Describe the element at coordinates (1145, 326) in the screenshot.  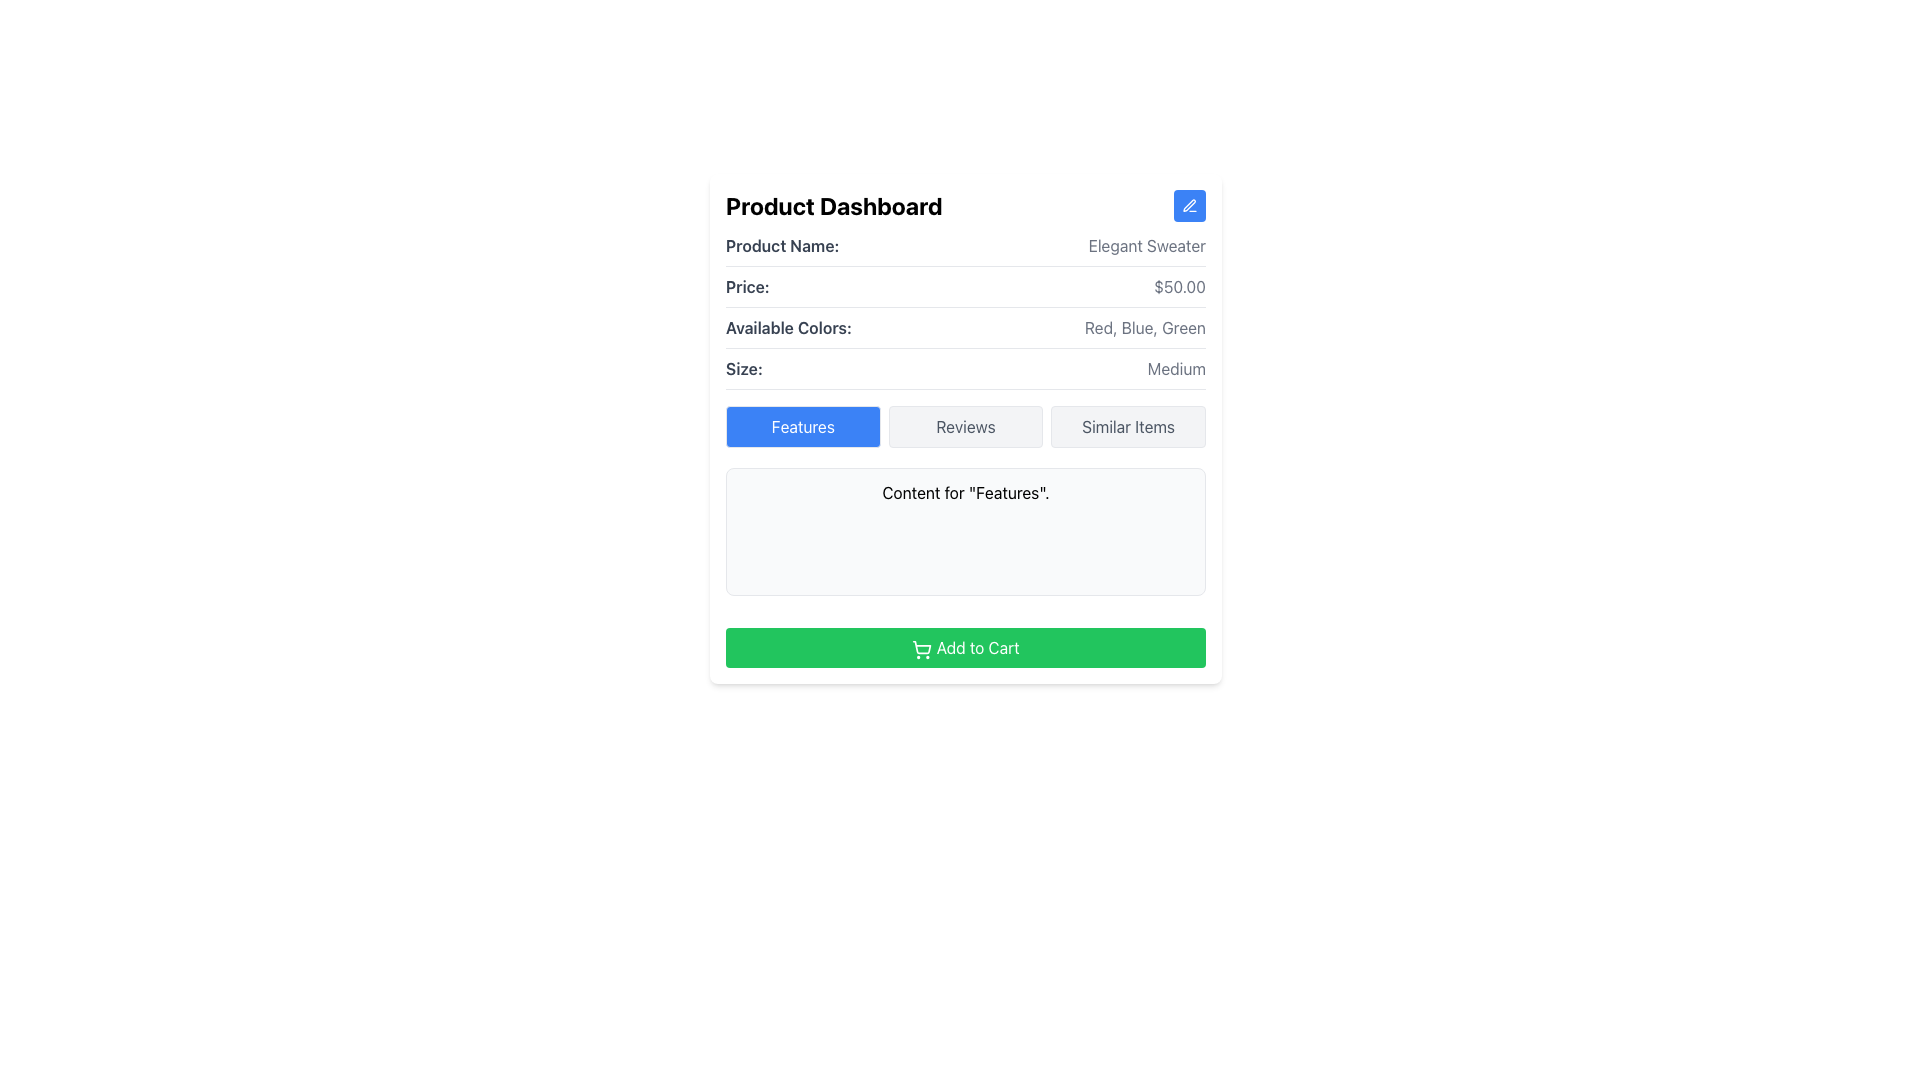
I see `the Text Label that lists the available color options for the product, positioned to the right of 'Available Colors:'` at that location.